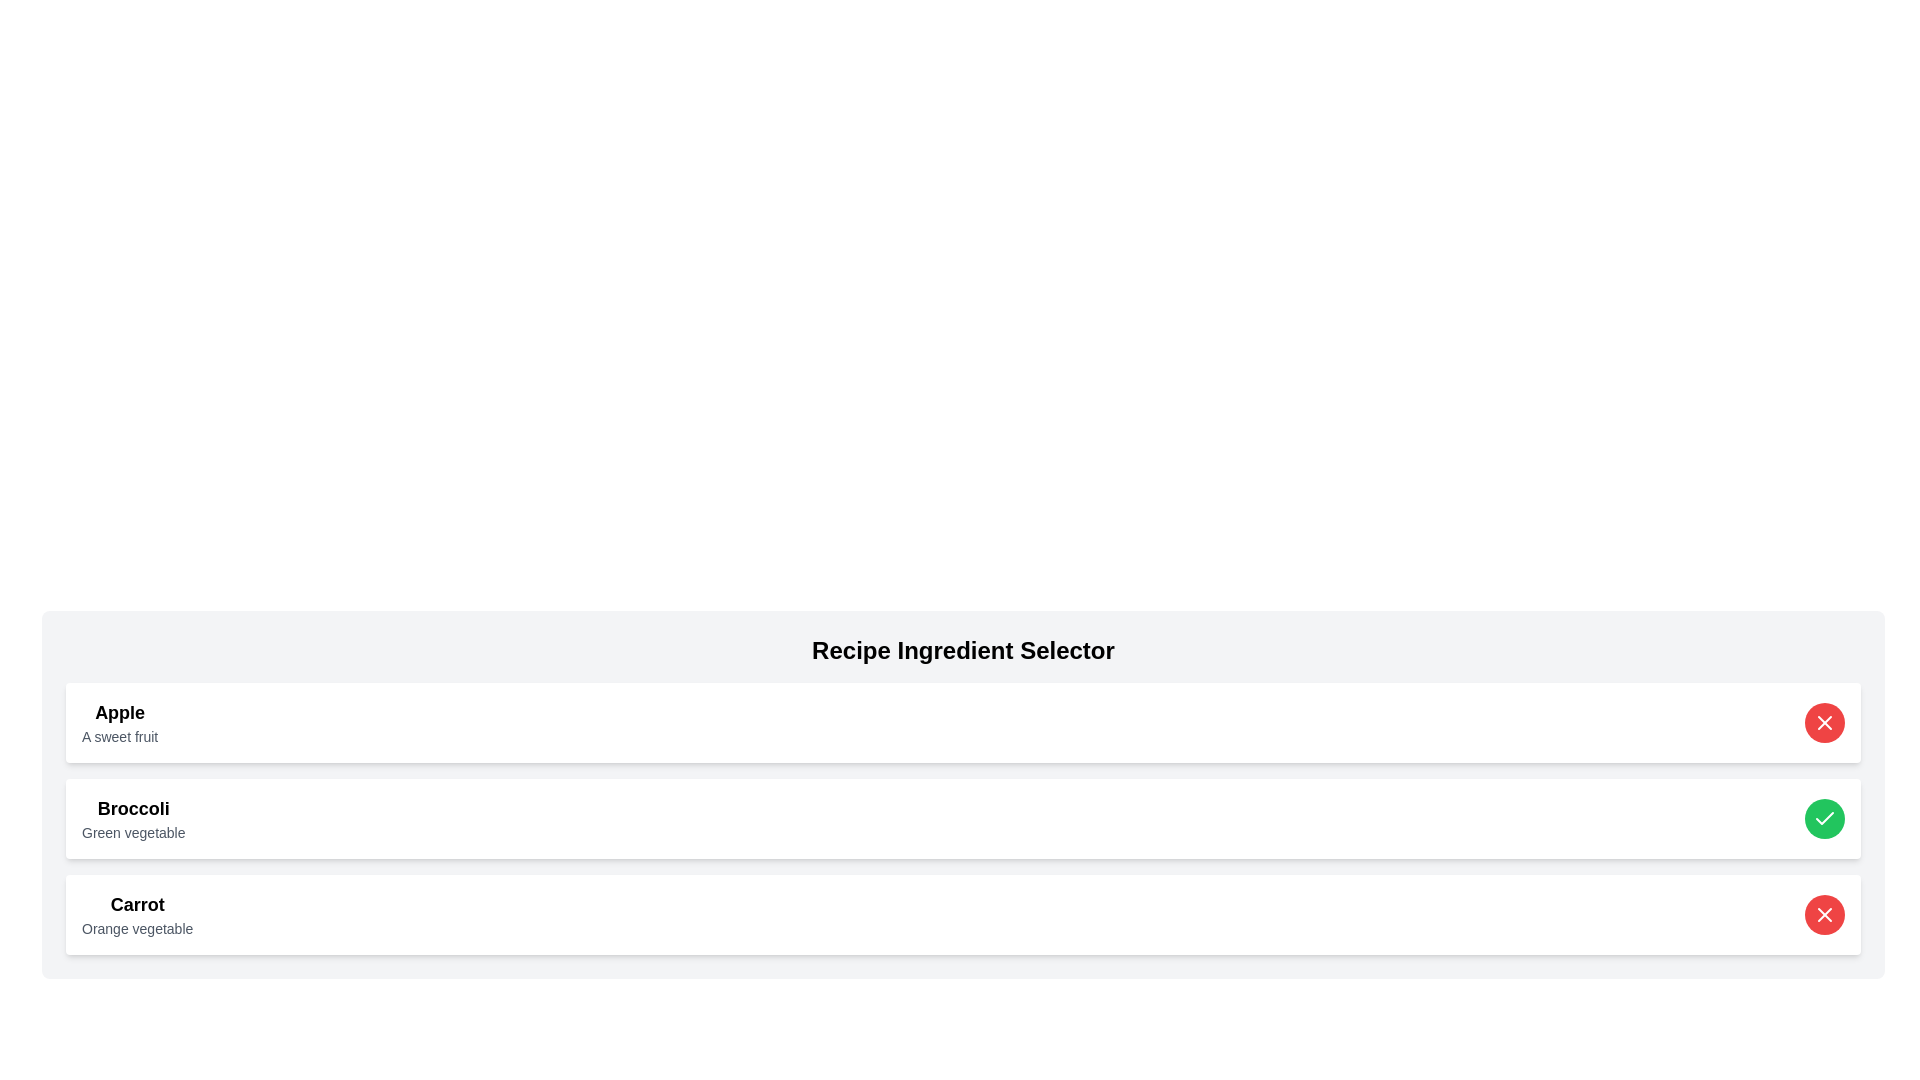  What do you see at coordinates (132, 808) in the screenshot?
I see `the text label displaying 'Broccoli' which is positioned in the second box of the ingredients selection list, above the description 'Green vegetable' and below 'Apple'` at bounding box center [132, 808].